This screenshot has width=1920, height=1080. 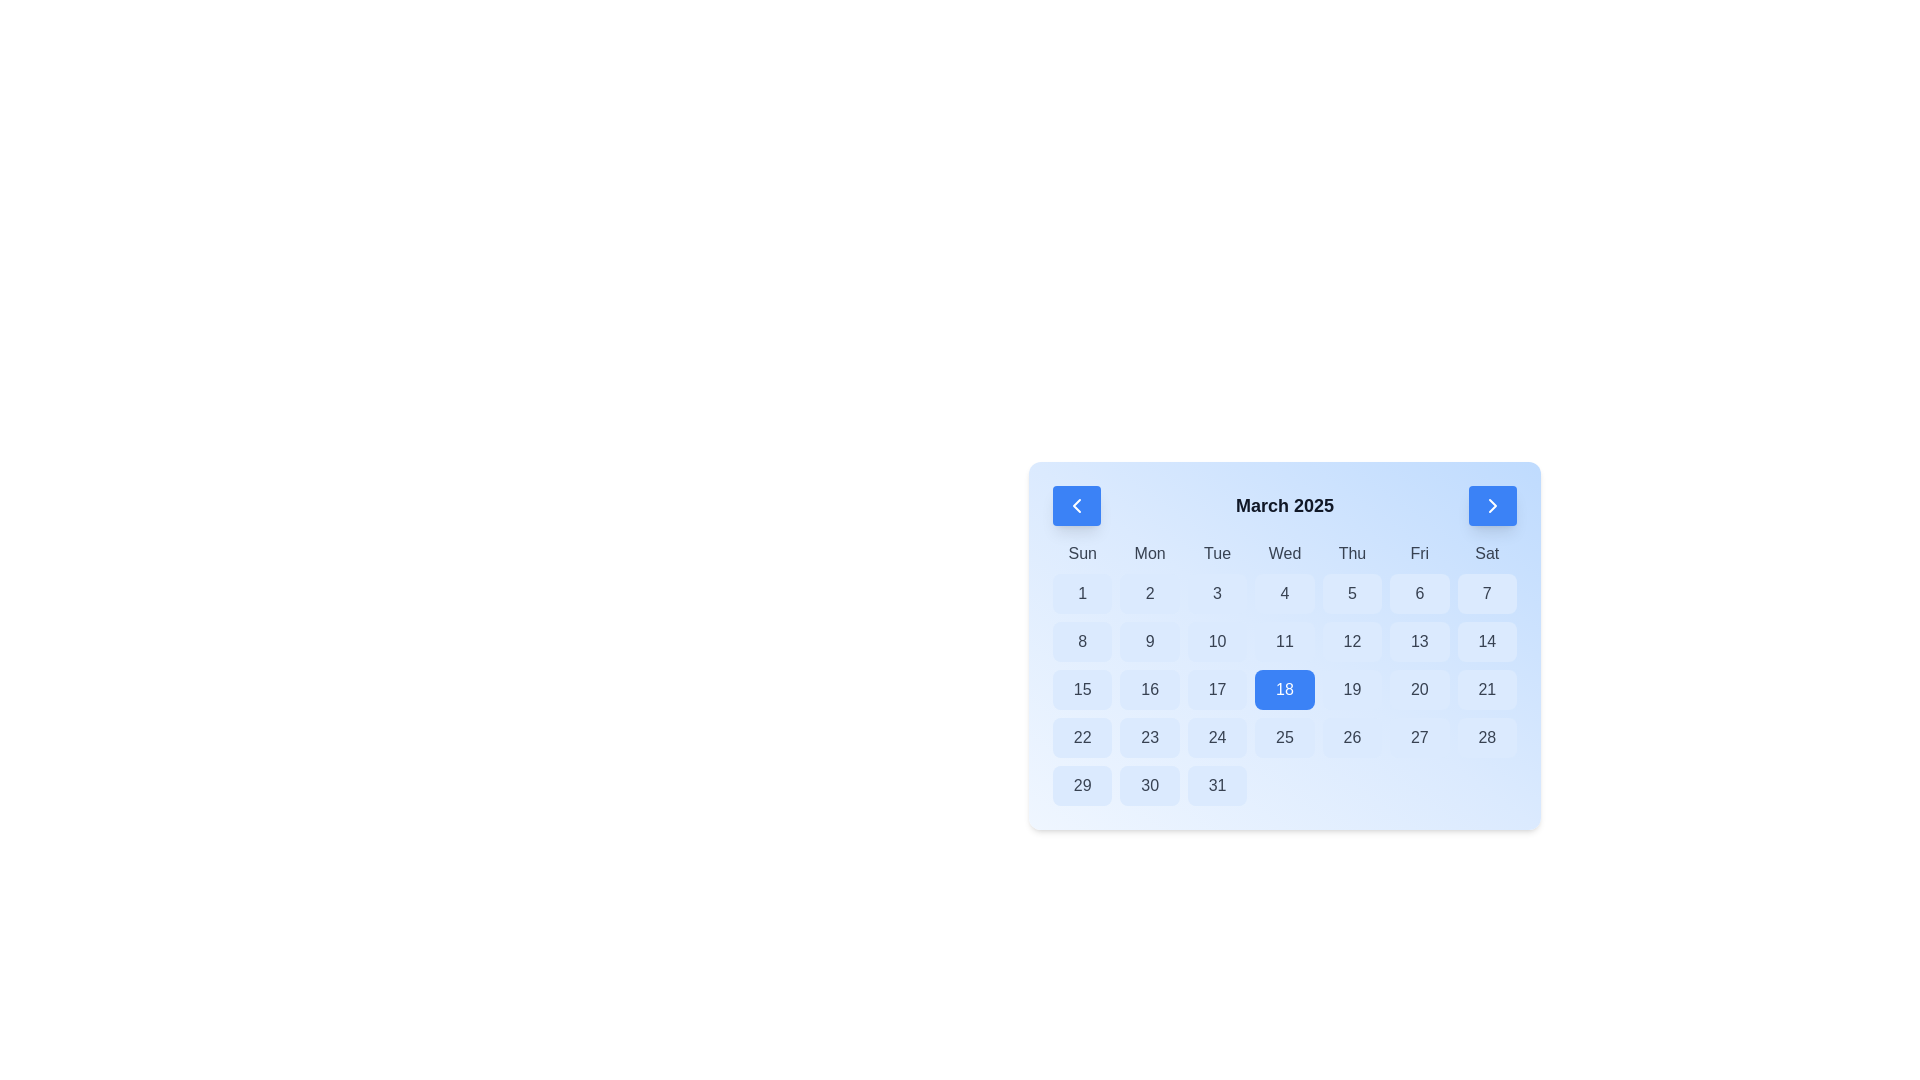 I want to click on the rounded rectangular button with a light blue background containing the number '22', so click(x=1081, y=737).